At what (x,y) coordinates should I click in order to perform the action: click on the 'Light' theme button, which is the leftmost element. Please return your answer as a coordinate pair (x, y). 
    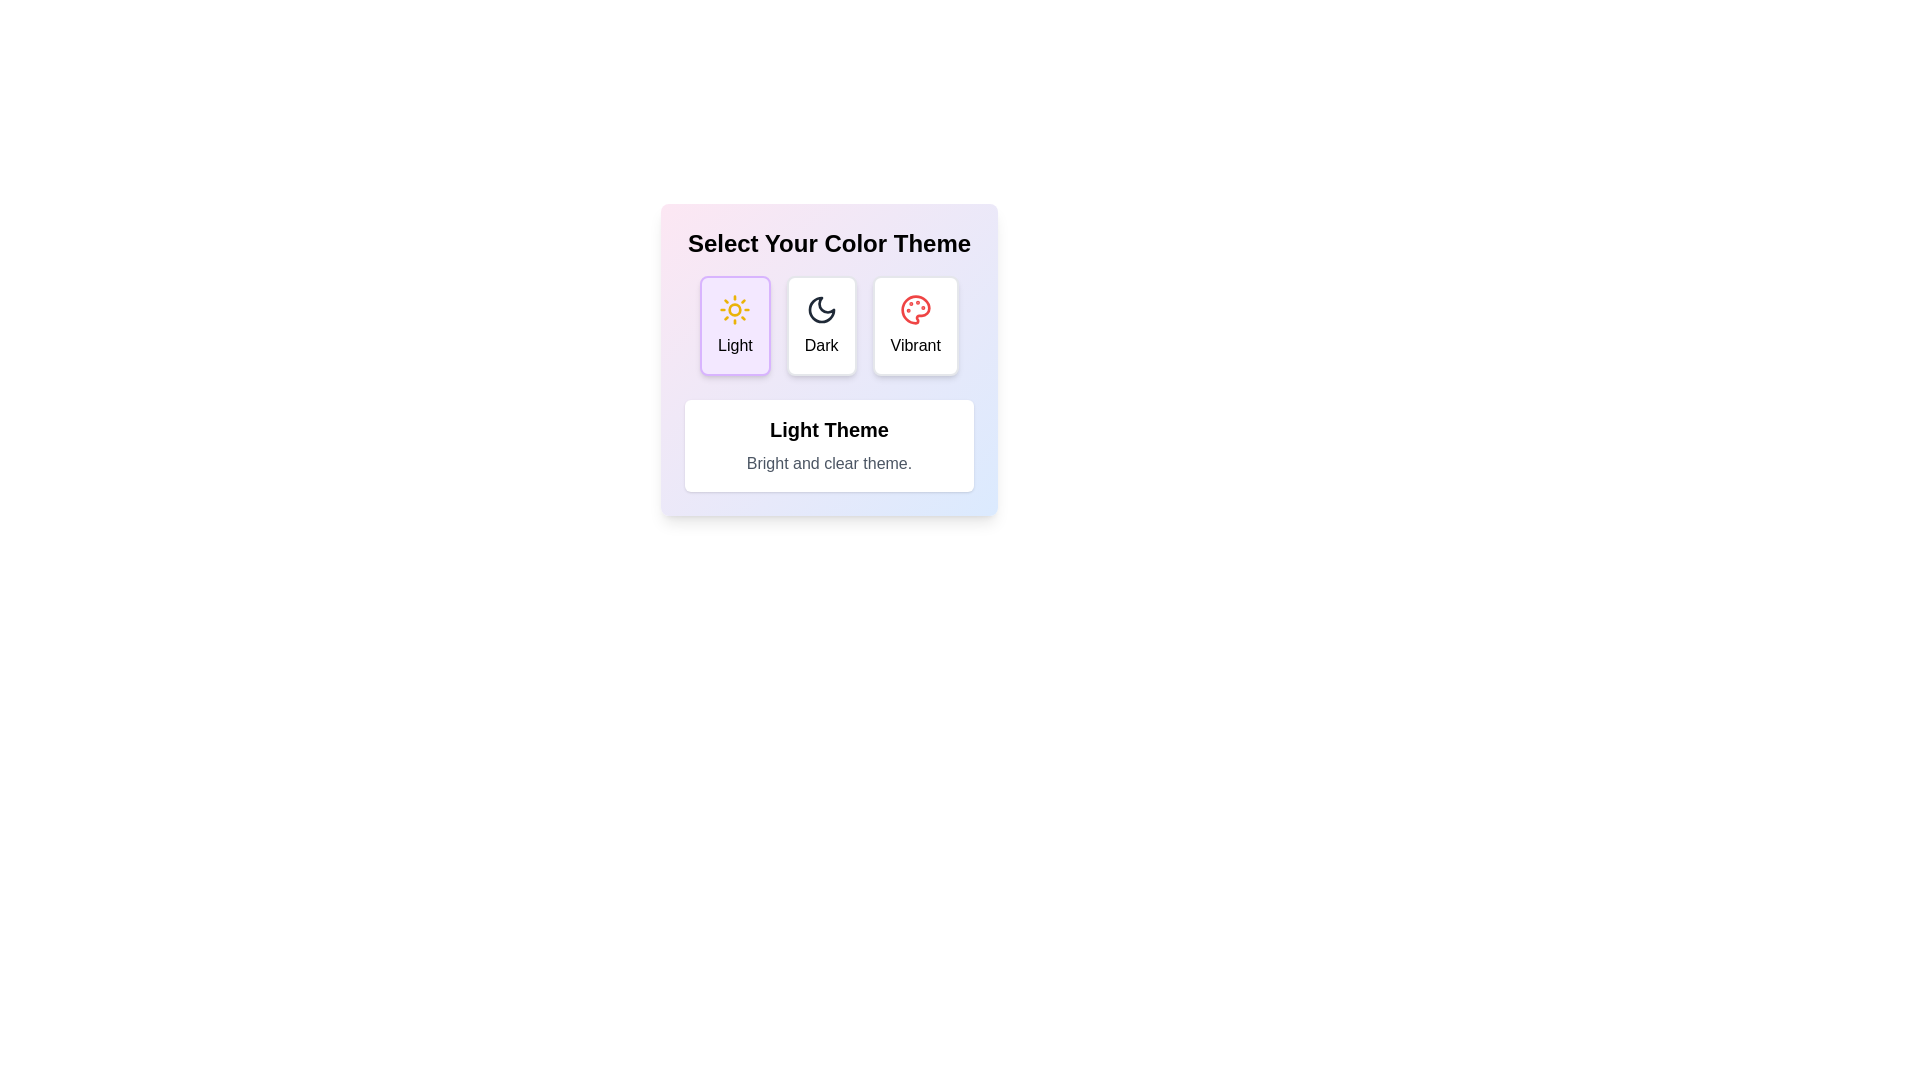
    Looking at the image, I should click on (733, 325).